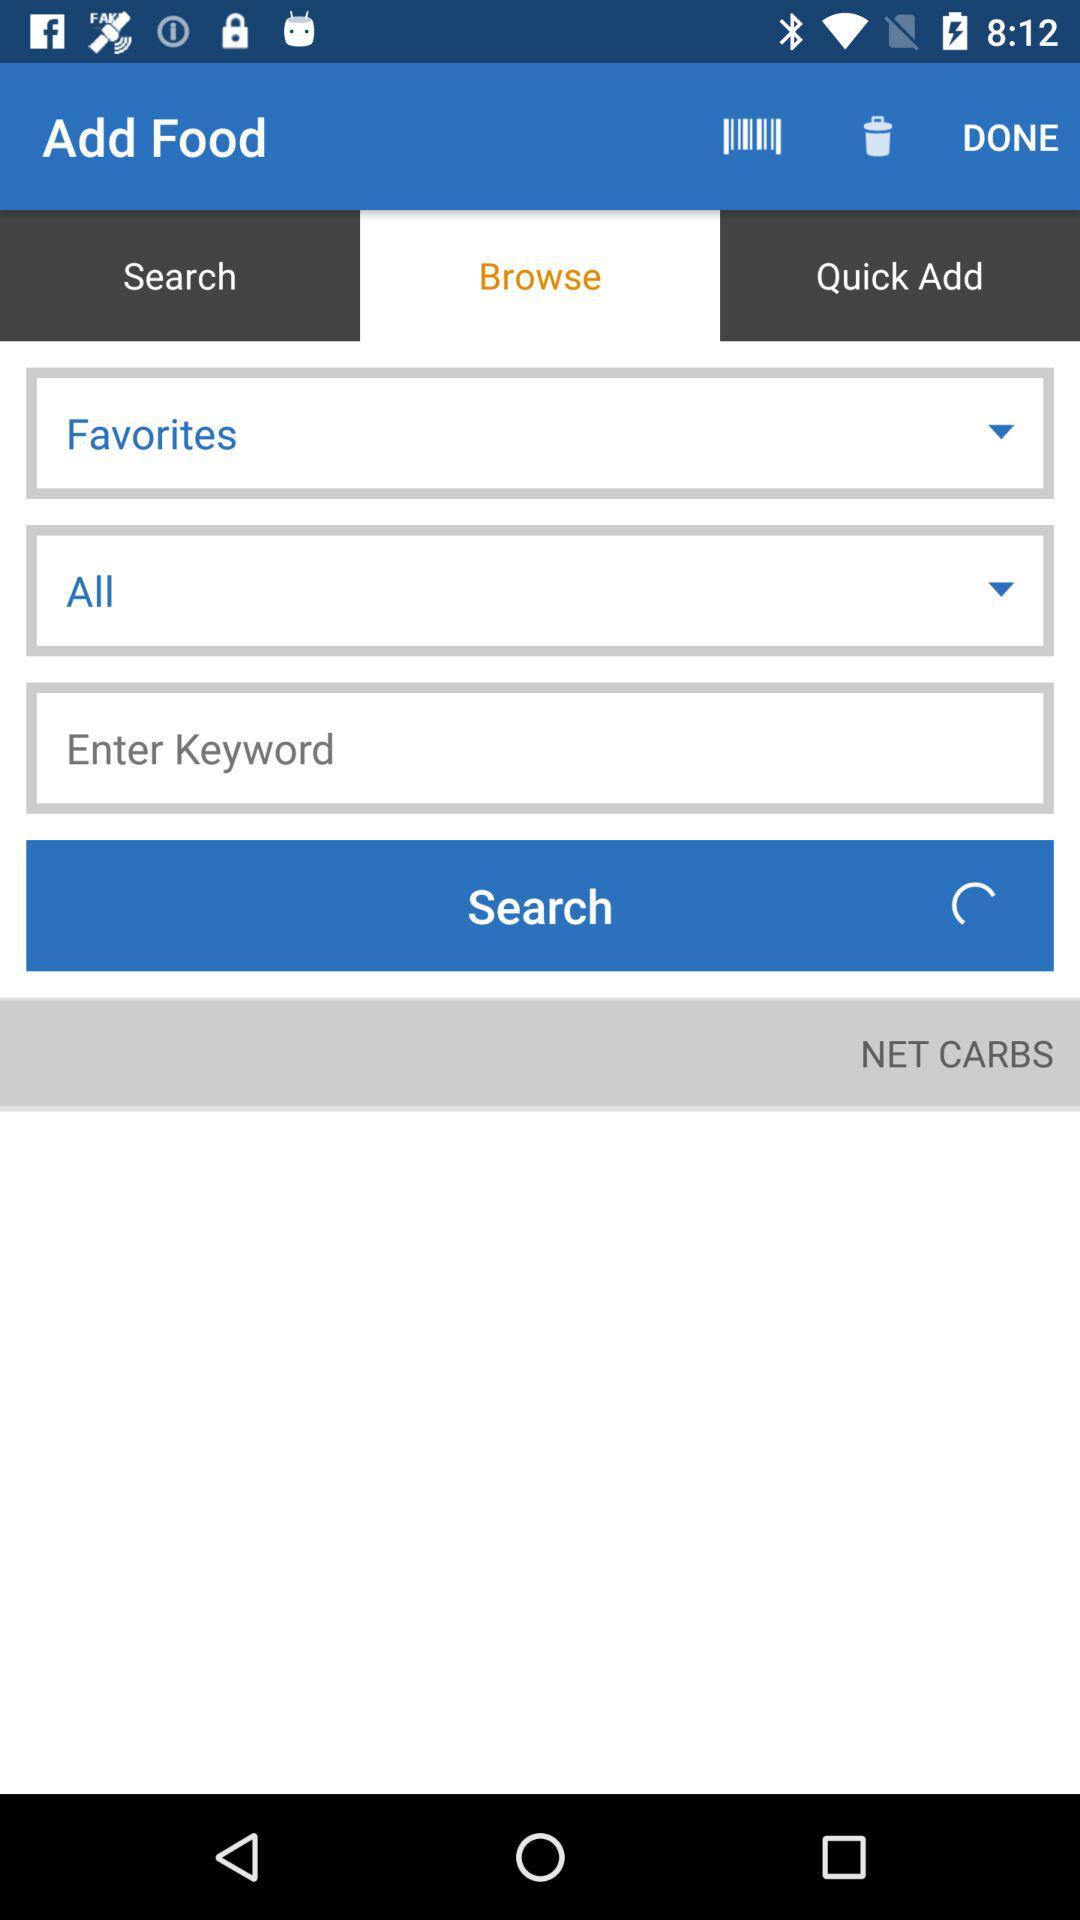  What do you see at coordinates (1003, 589) in the screenshot?
I see `icon below favorites` at bounding box center [1003, 589].